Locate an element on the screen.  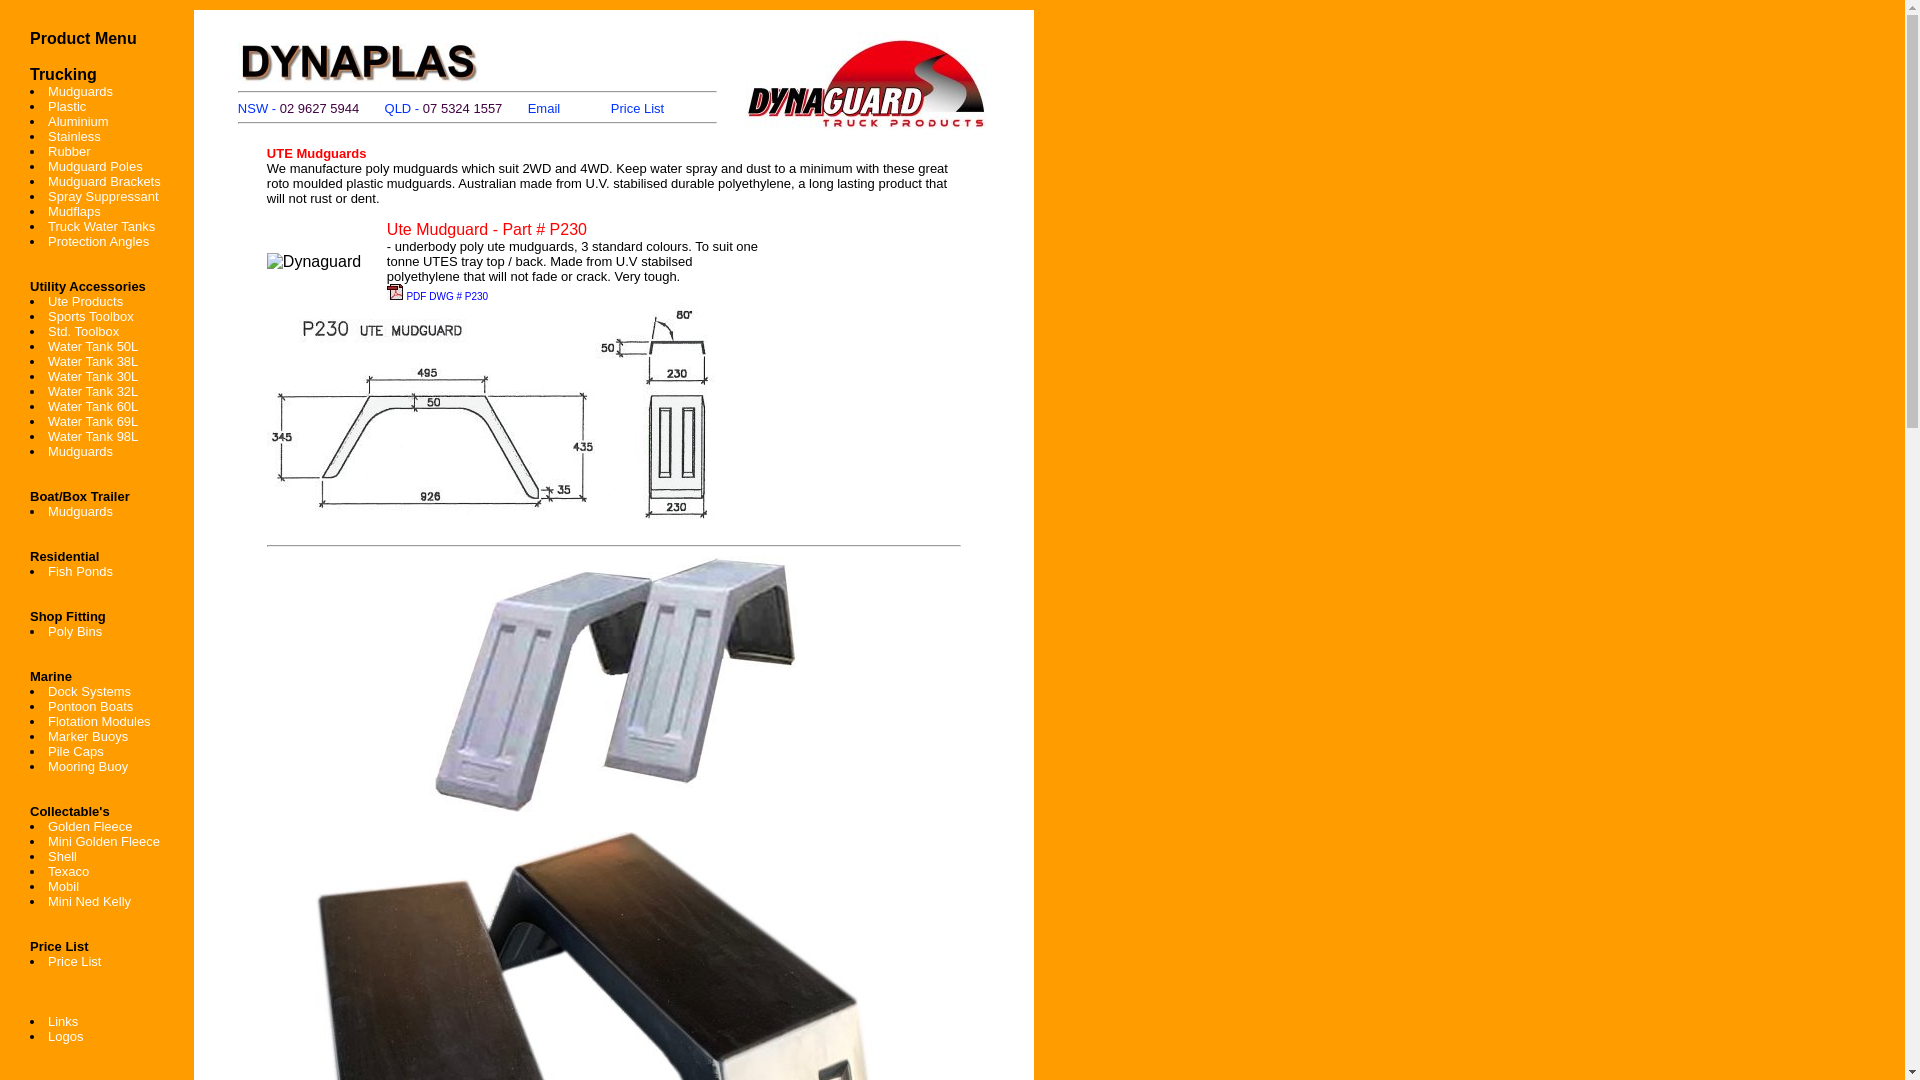
'Water Tank 30L' is located at coordinates (91, 376).